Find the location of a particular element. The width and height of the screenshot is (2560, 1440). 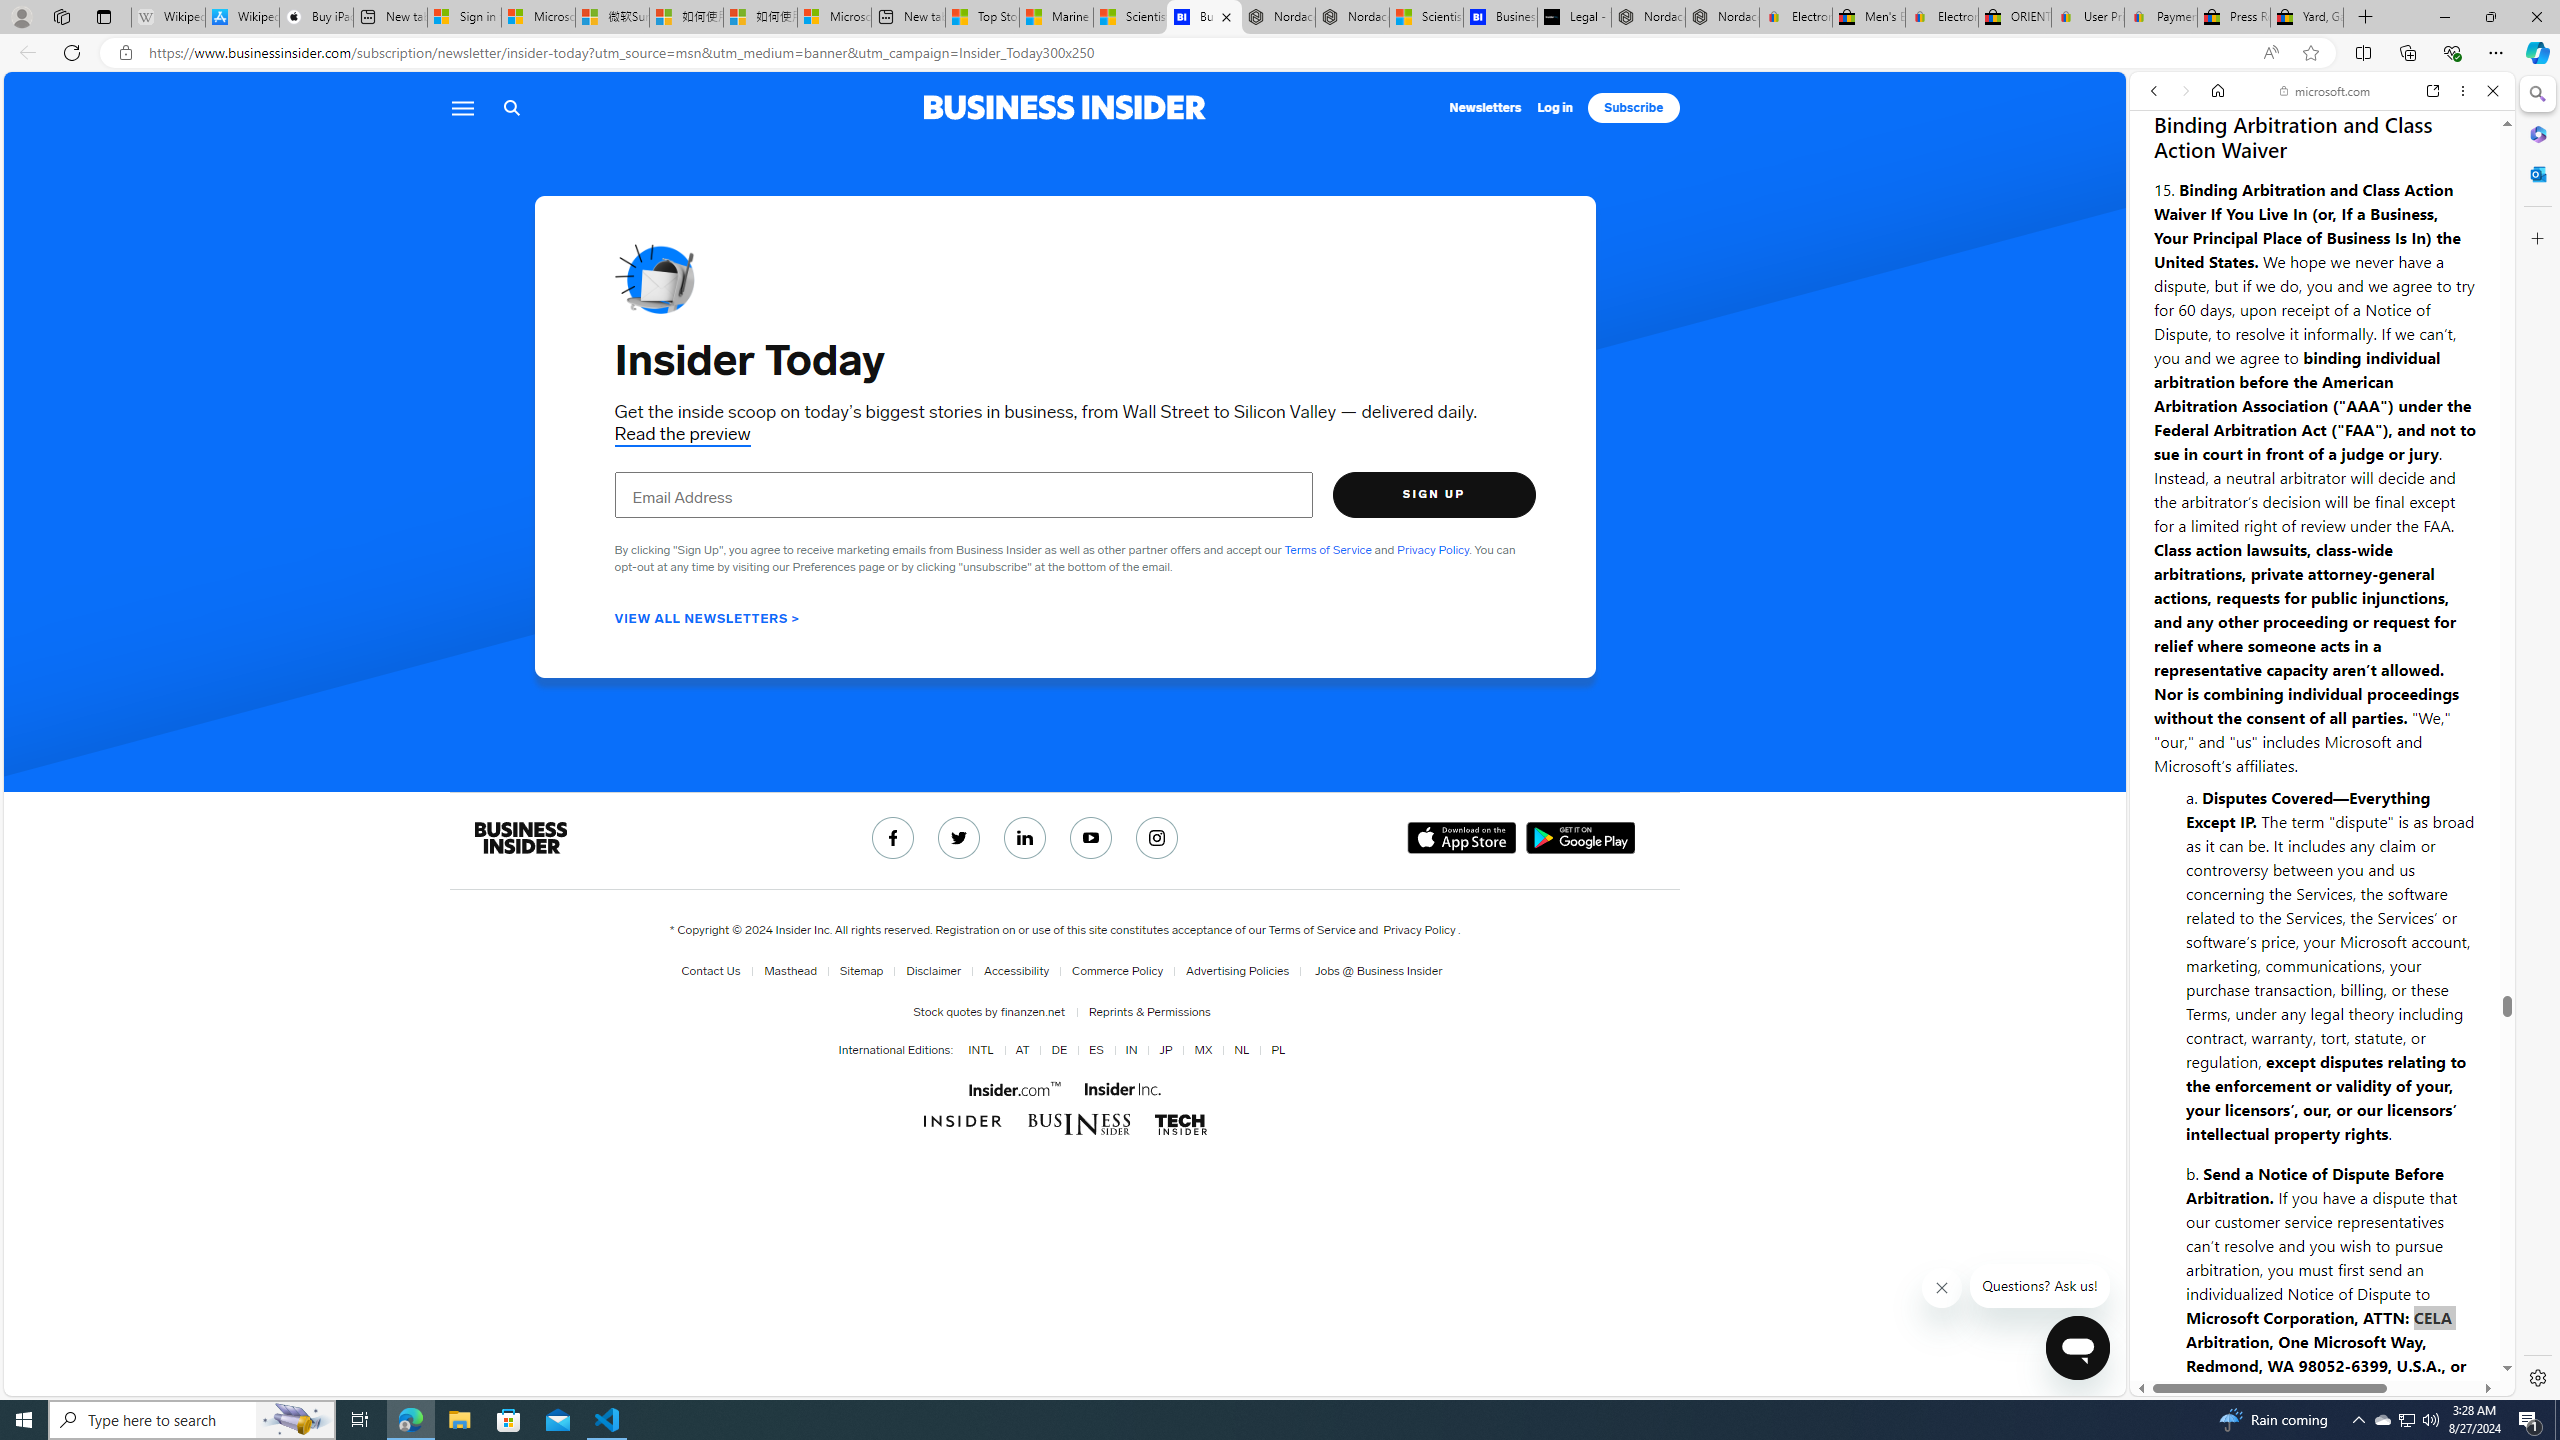

'PL' is located at coordinates (1276, 1049).